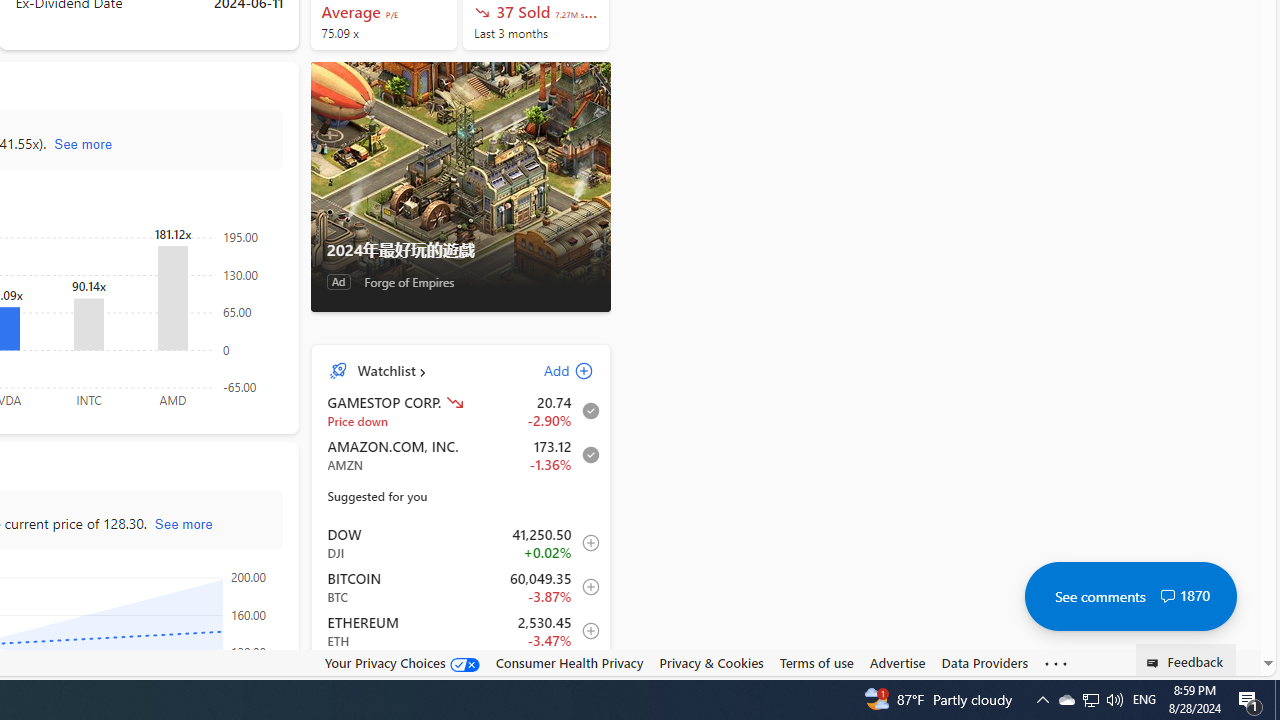  What do you see at coordinates (400, 662) in the screenshot?
I see `'Your Privacy Choices'` at bounding box center [400, 662].